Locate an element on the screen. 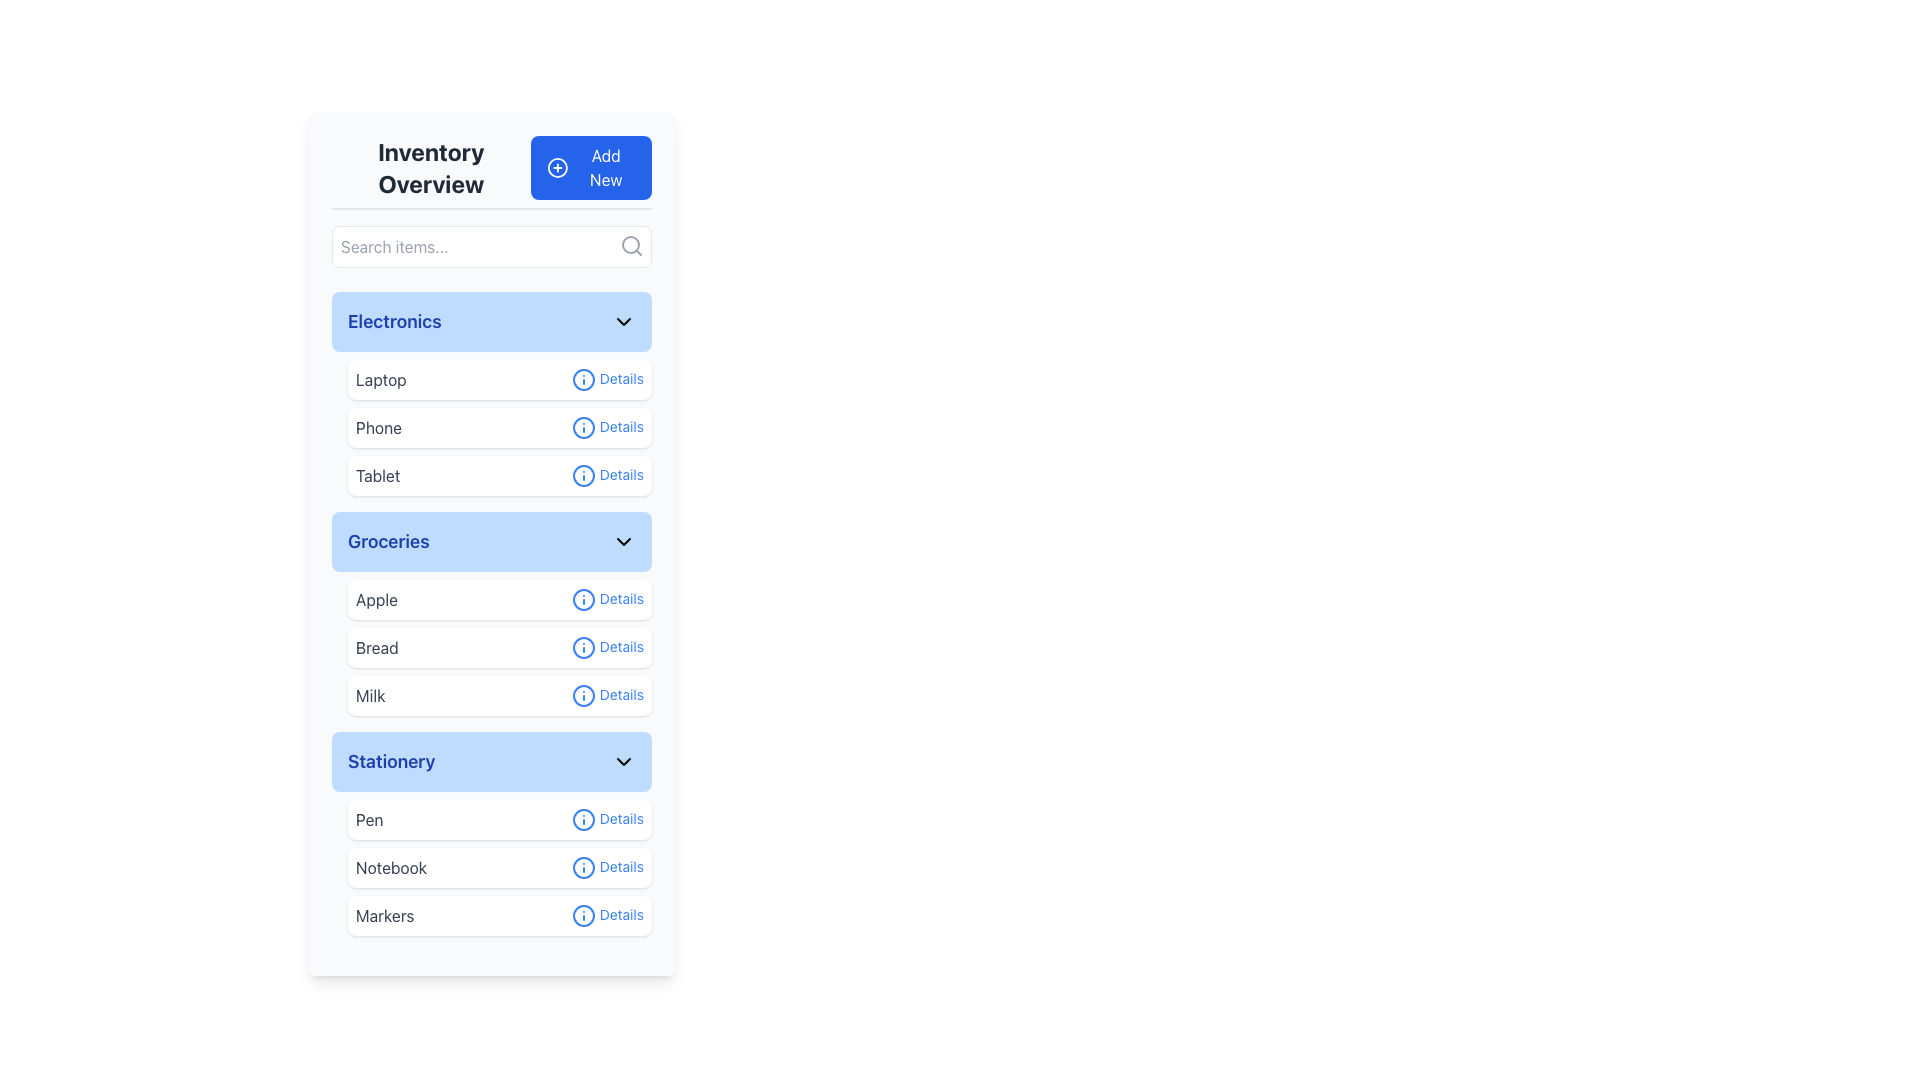  the circular information icon with a blue border located to the left of the 'Details' text in the 'Electronics' section is located at coordinates (582, 380).